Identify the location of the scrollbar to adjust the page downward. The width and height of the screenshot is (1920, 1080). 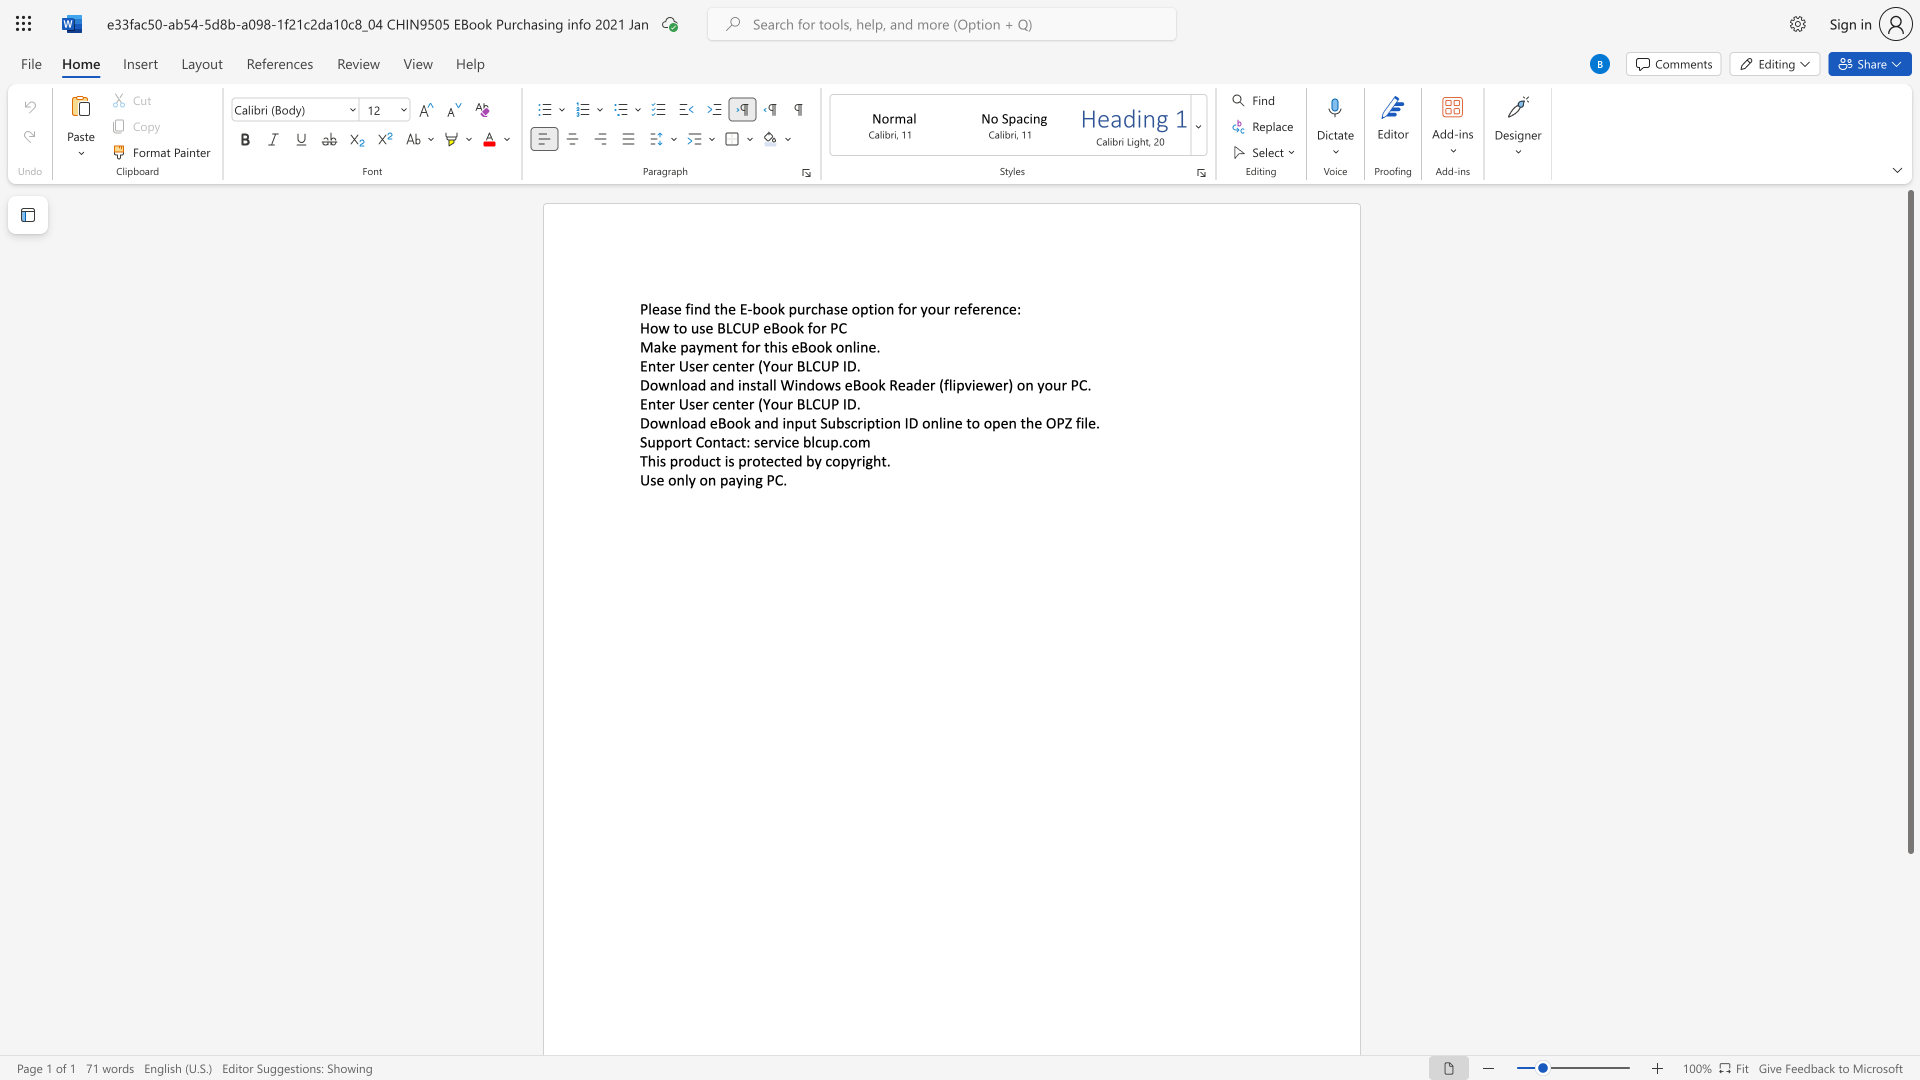
(1909, 1010).